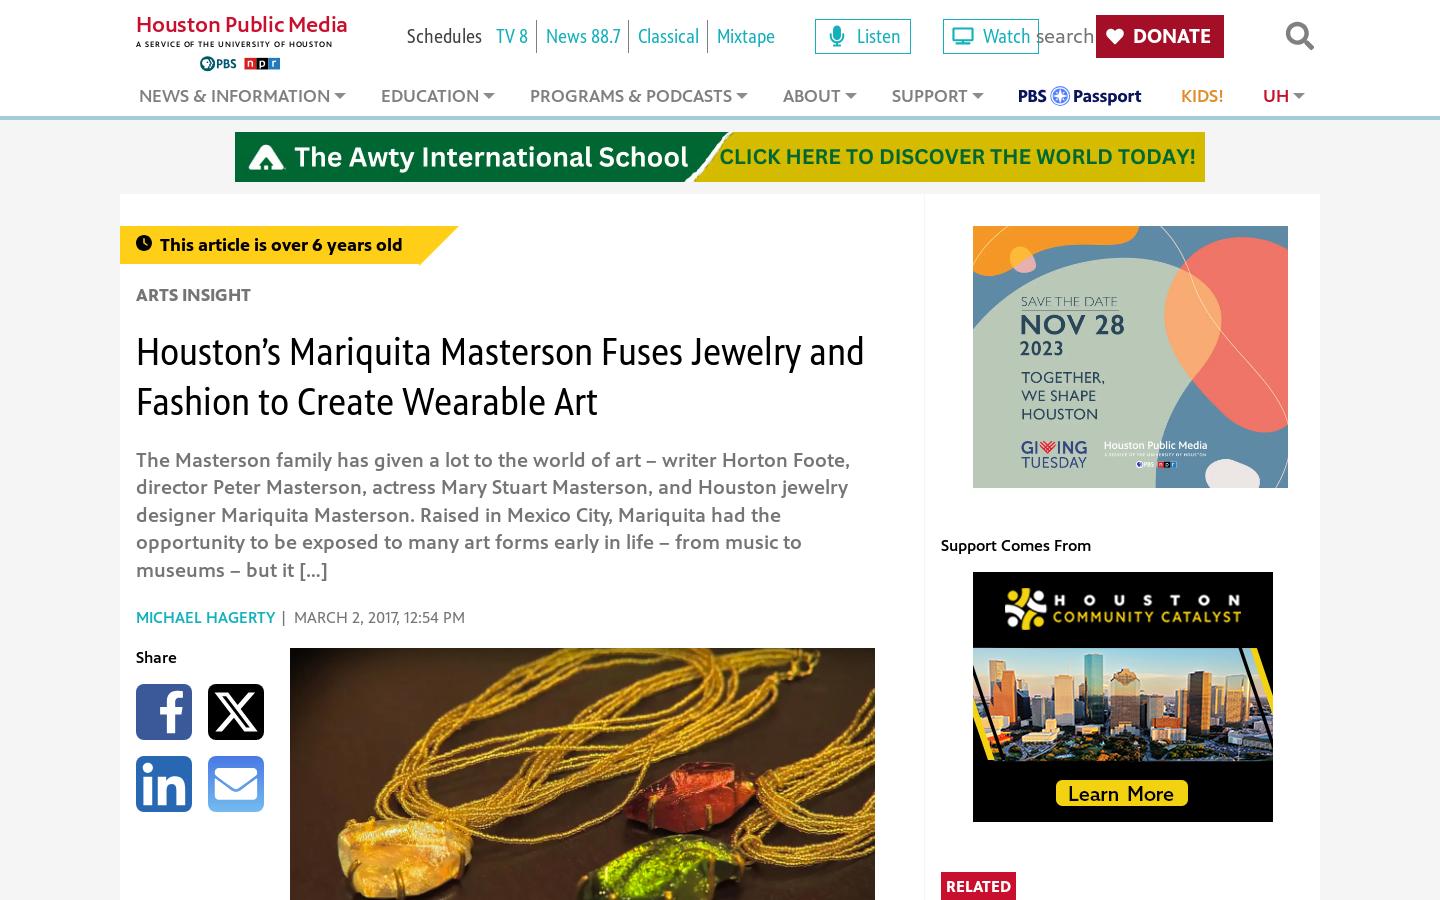 This screenshot has width=1440, height=900. I want to click on 'March 2, 2017, 12:54 PM', so click(378, 617).